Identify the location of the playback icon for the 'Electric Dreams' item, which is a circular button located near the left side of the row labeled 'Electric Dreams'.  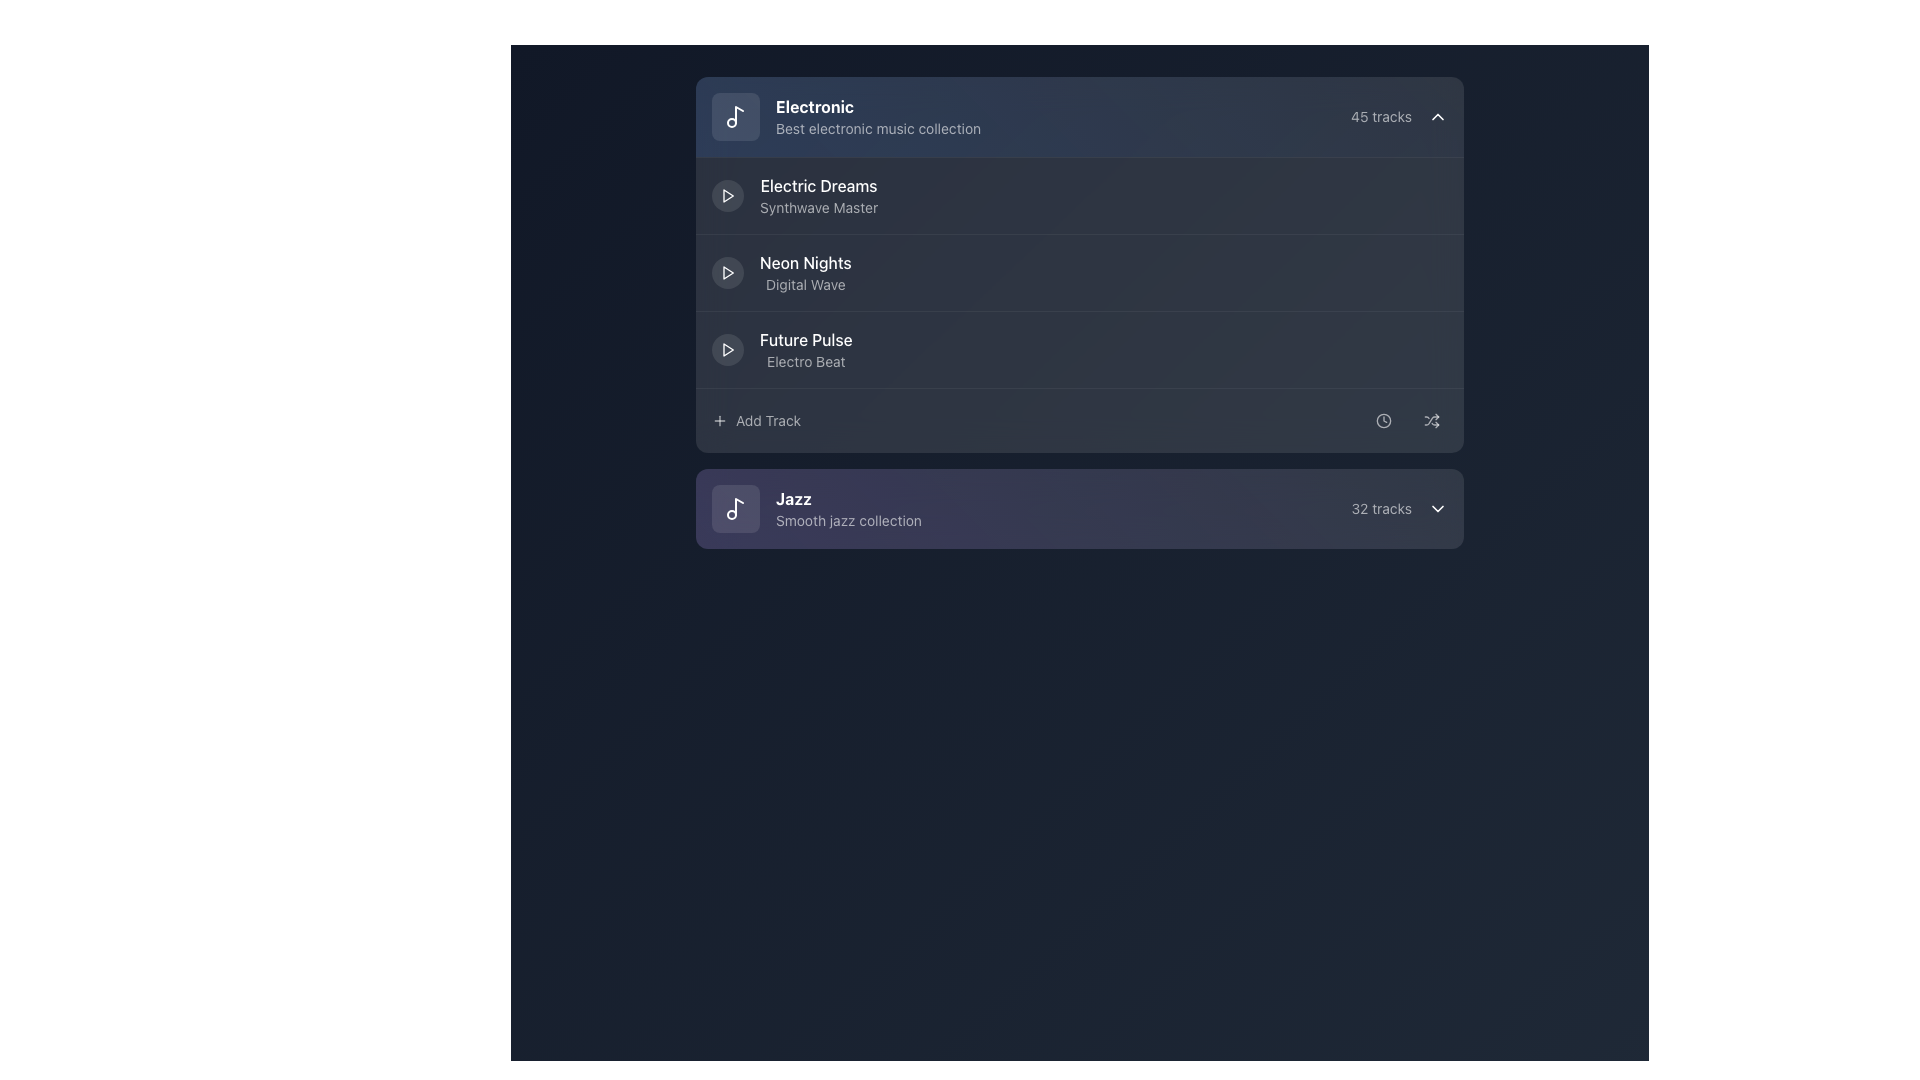
(727, 196).